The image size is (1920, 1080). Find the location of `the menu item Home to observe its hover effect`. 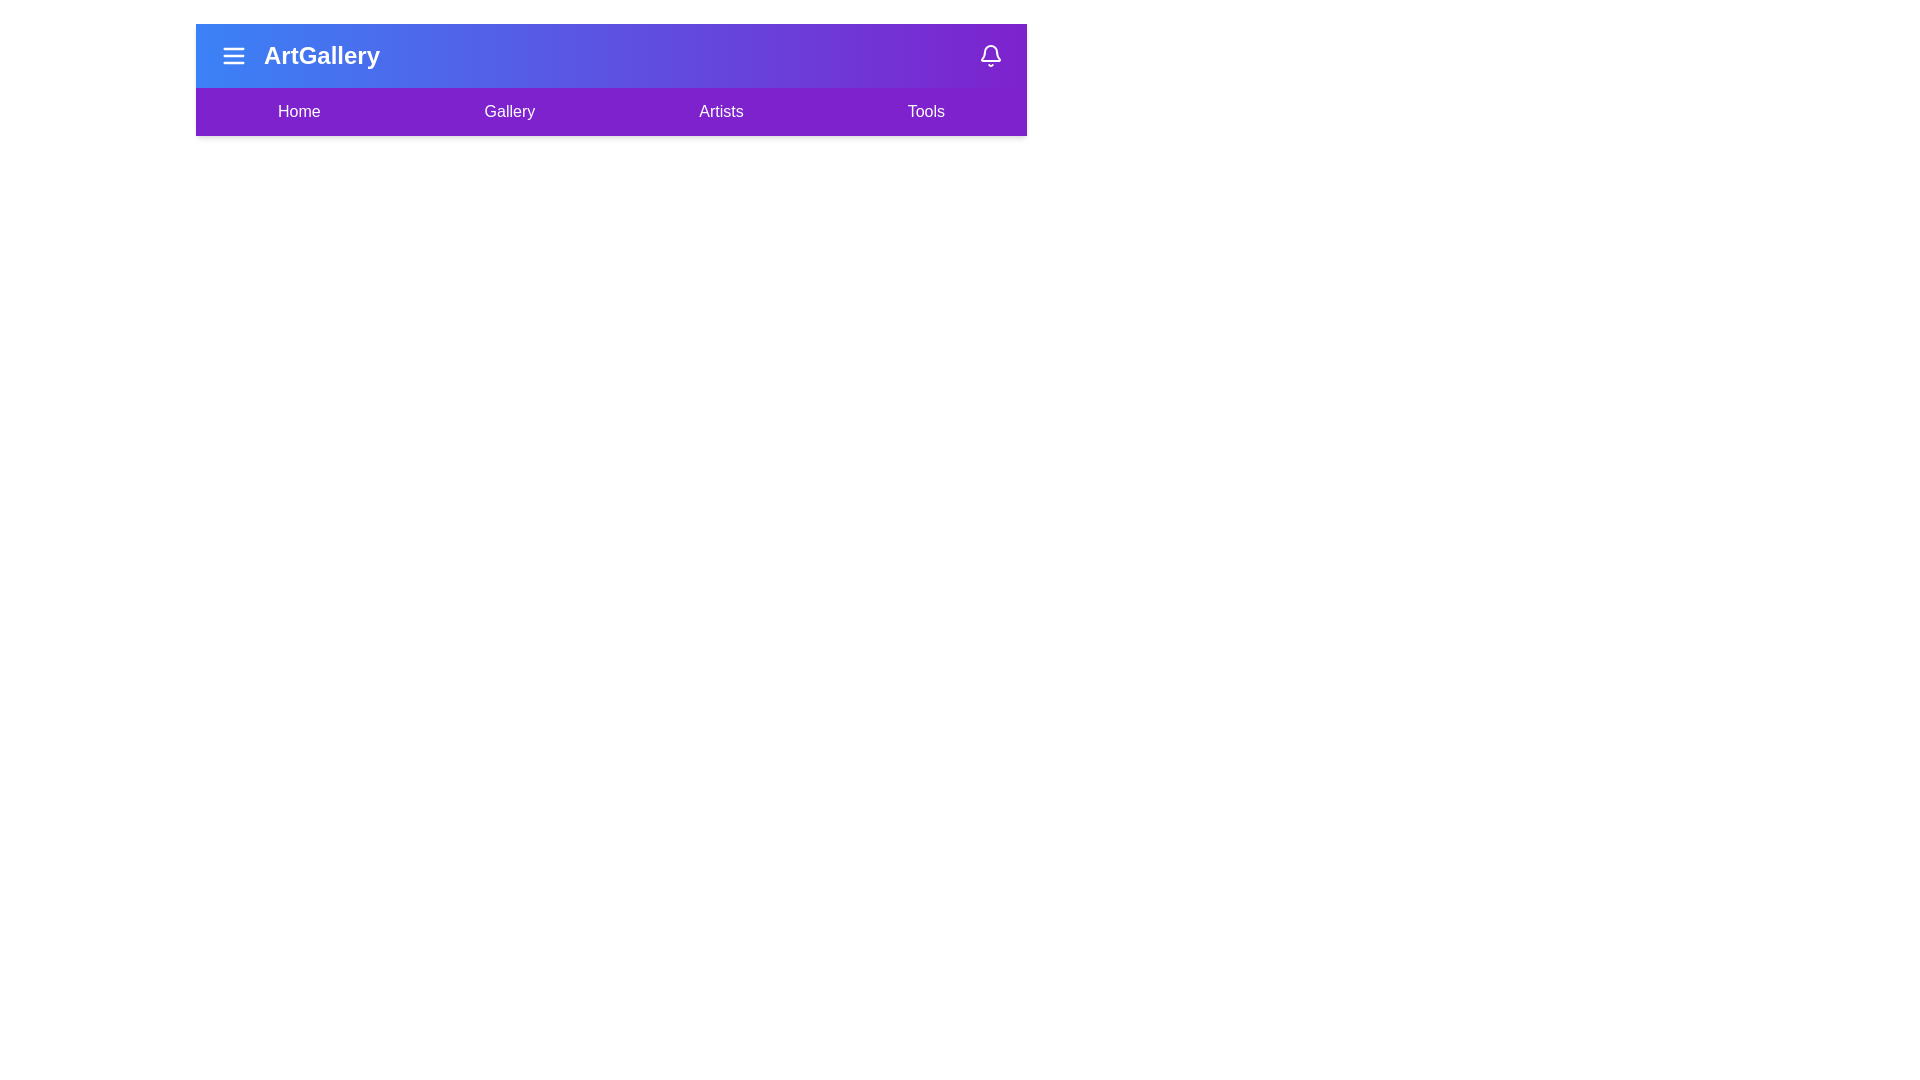

the menu item Home to observe its hover effect is located at coordinates (298, 111).